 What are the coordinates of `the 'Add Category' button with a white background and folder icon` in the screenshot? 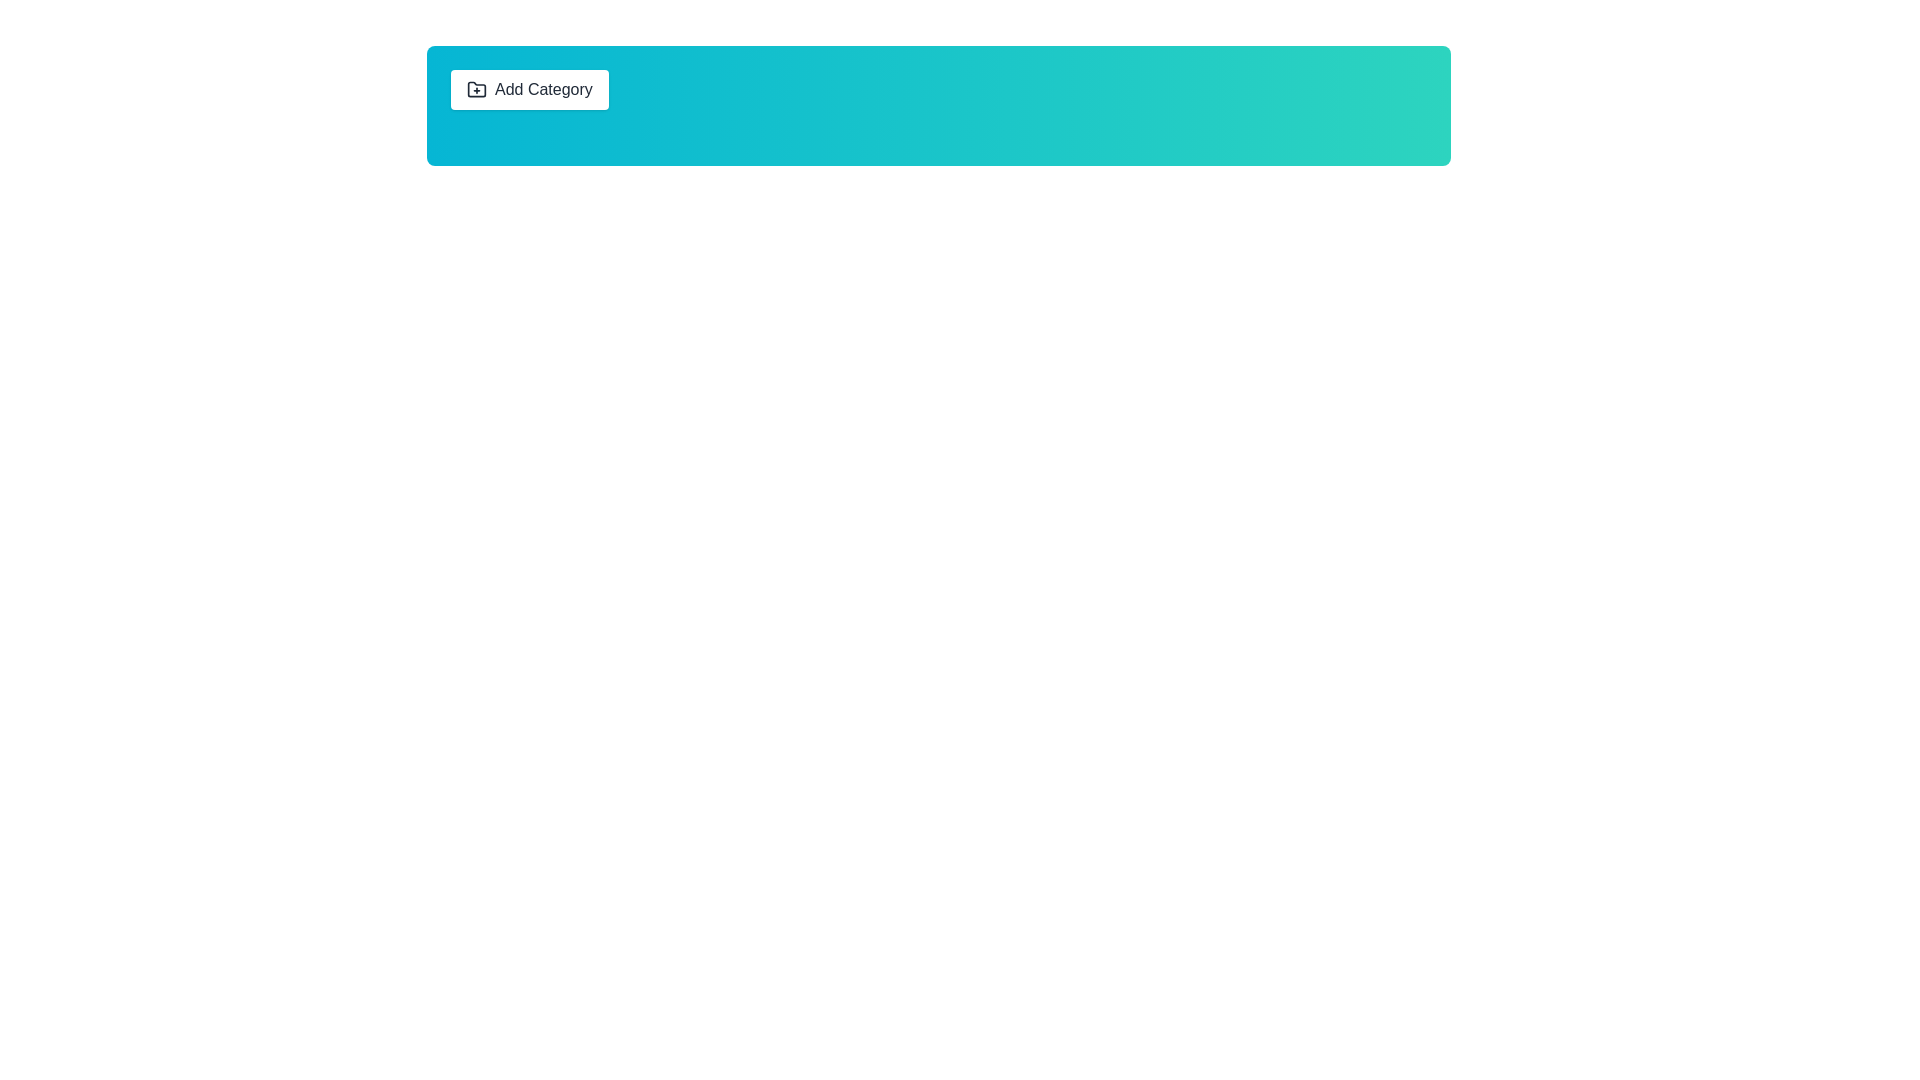 It's located at (529, 88).